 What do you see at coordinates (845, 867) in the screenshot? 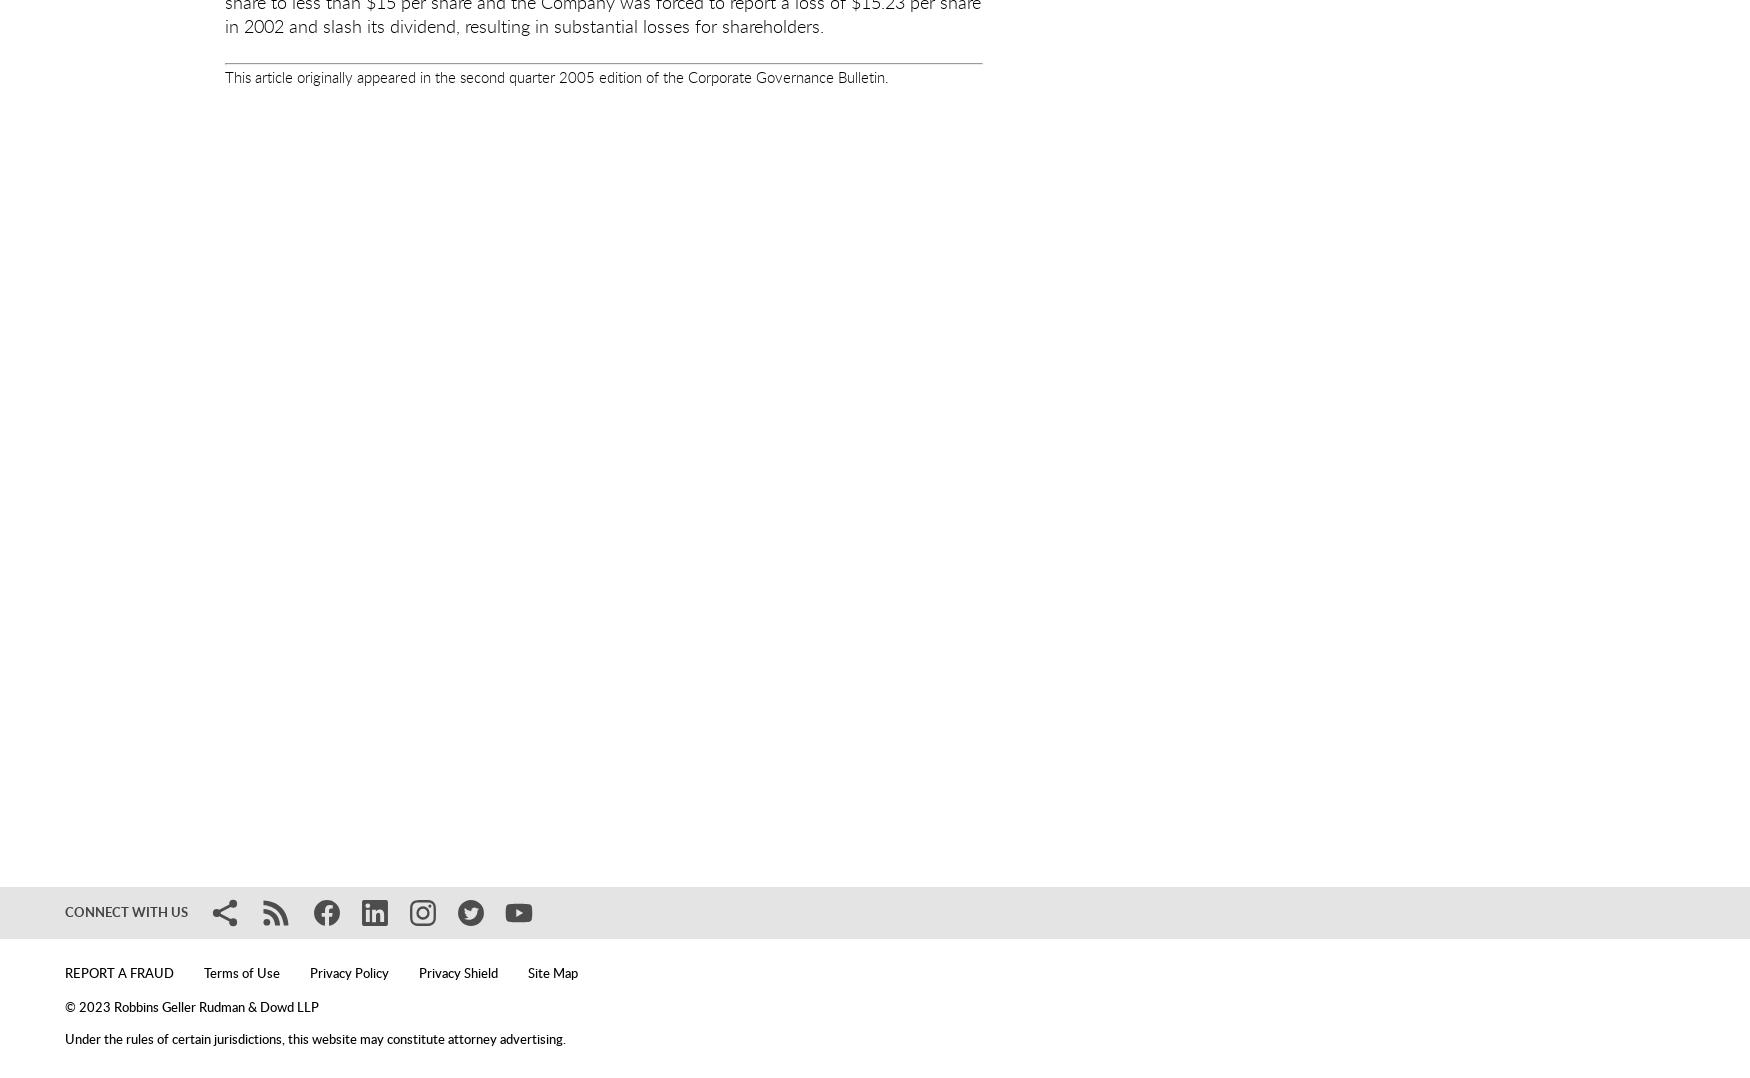
I see `'contact us'` at bounding box center [845, 867].